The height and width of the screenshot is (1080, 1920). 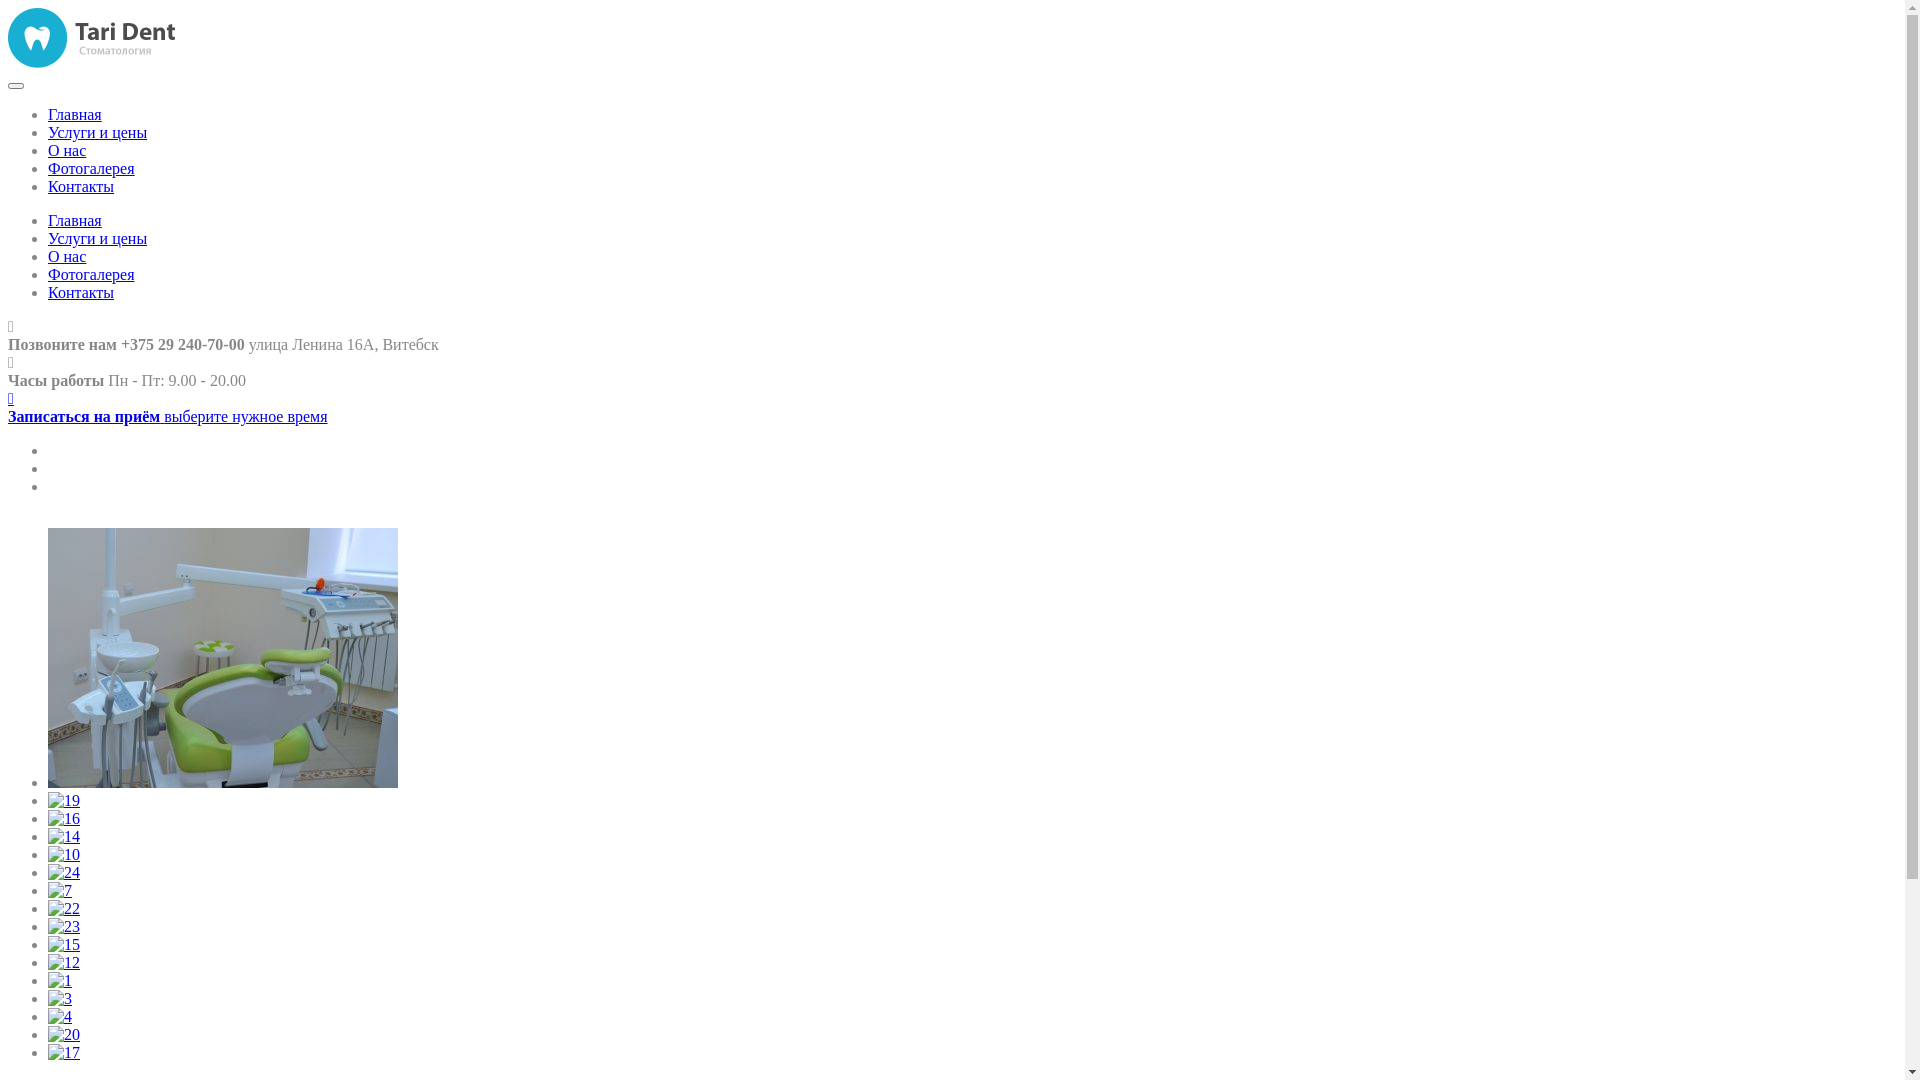 What do you see at coordinates (63, 926) in the screenshot?
I see `'23'` at bounding box center [63, 926].